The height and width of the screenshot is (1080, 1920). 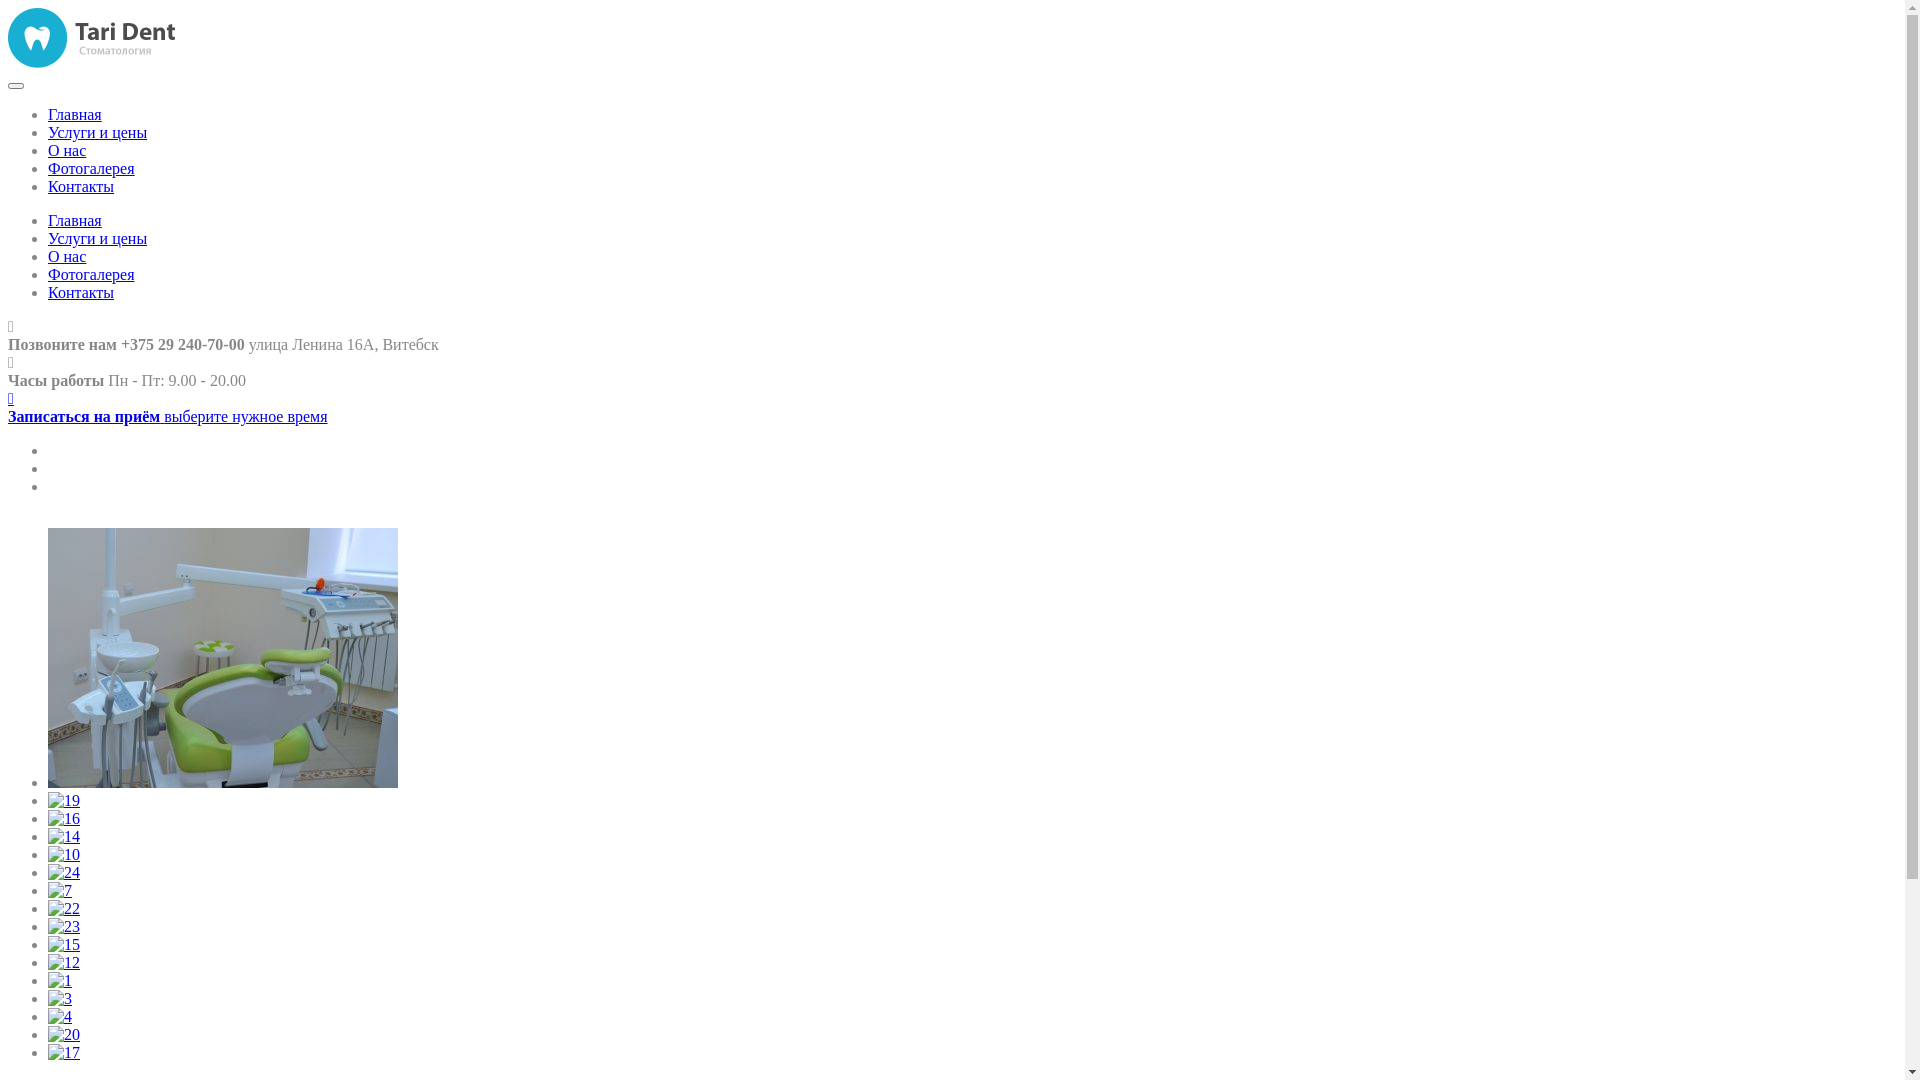 What do you see at coordinates (63, 926) in the screenshot?
I see `'23'` at bounding box center [63, 926].